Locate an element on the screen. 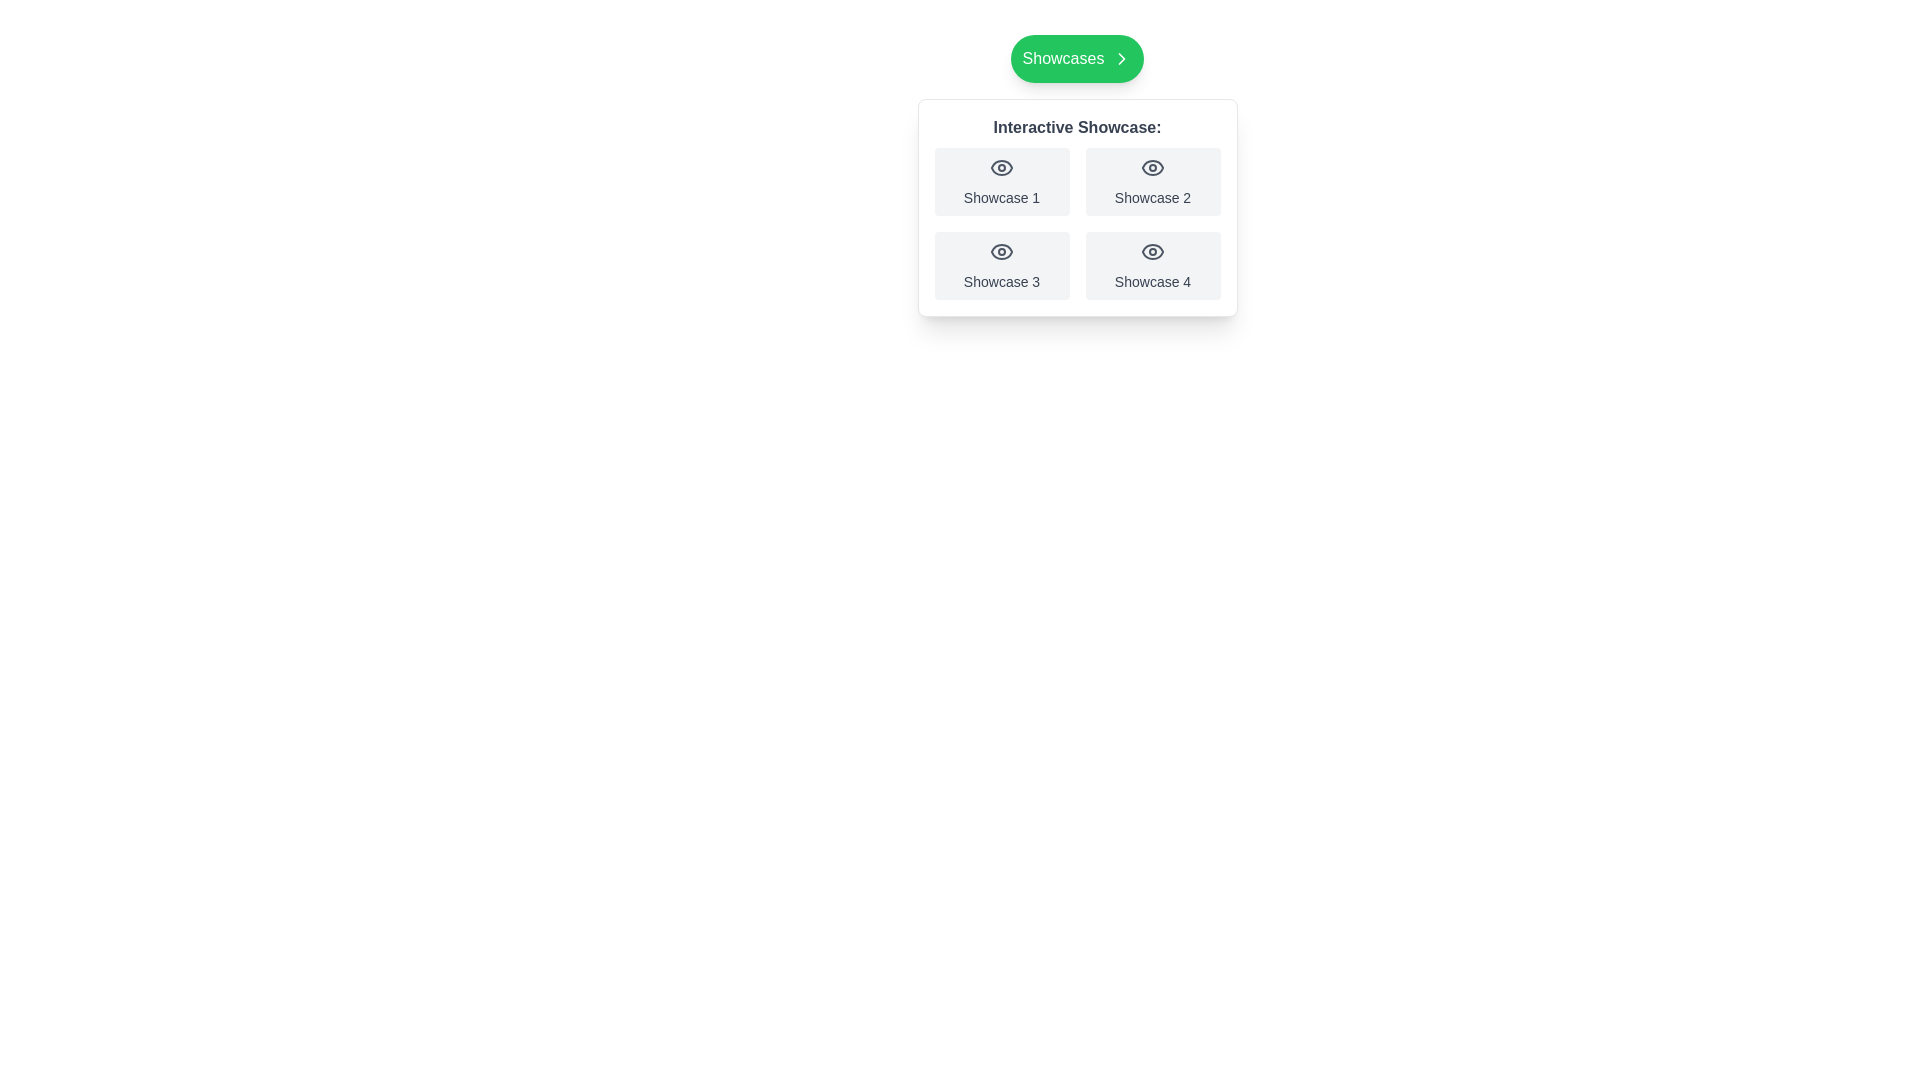  the eye icon located in the top-left tile labeled 'Showcase 1' is located at coordinates (1002, 167).